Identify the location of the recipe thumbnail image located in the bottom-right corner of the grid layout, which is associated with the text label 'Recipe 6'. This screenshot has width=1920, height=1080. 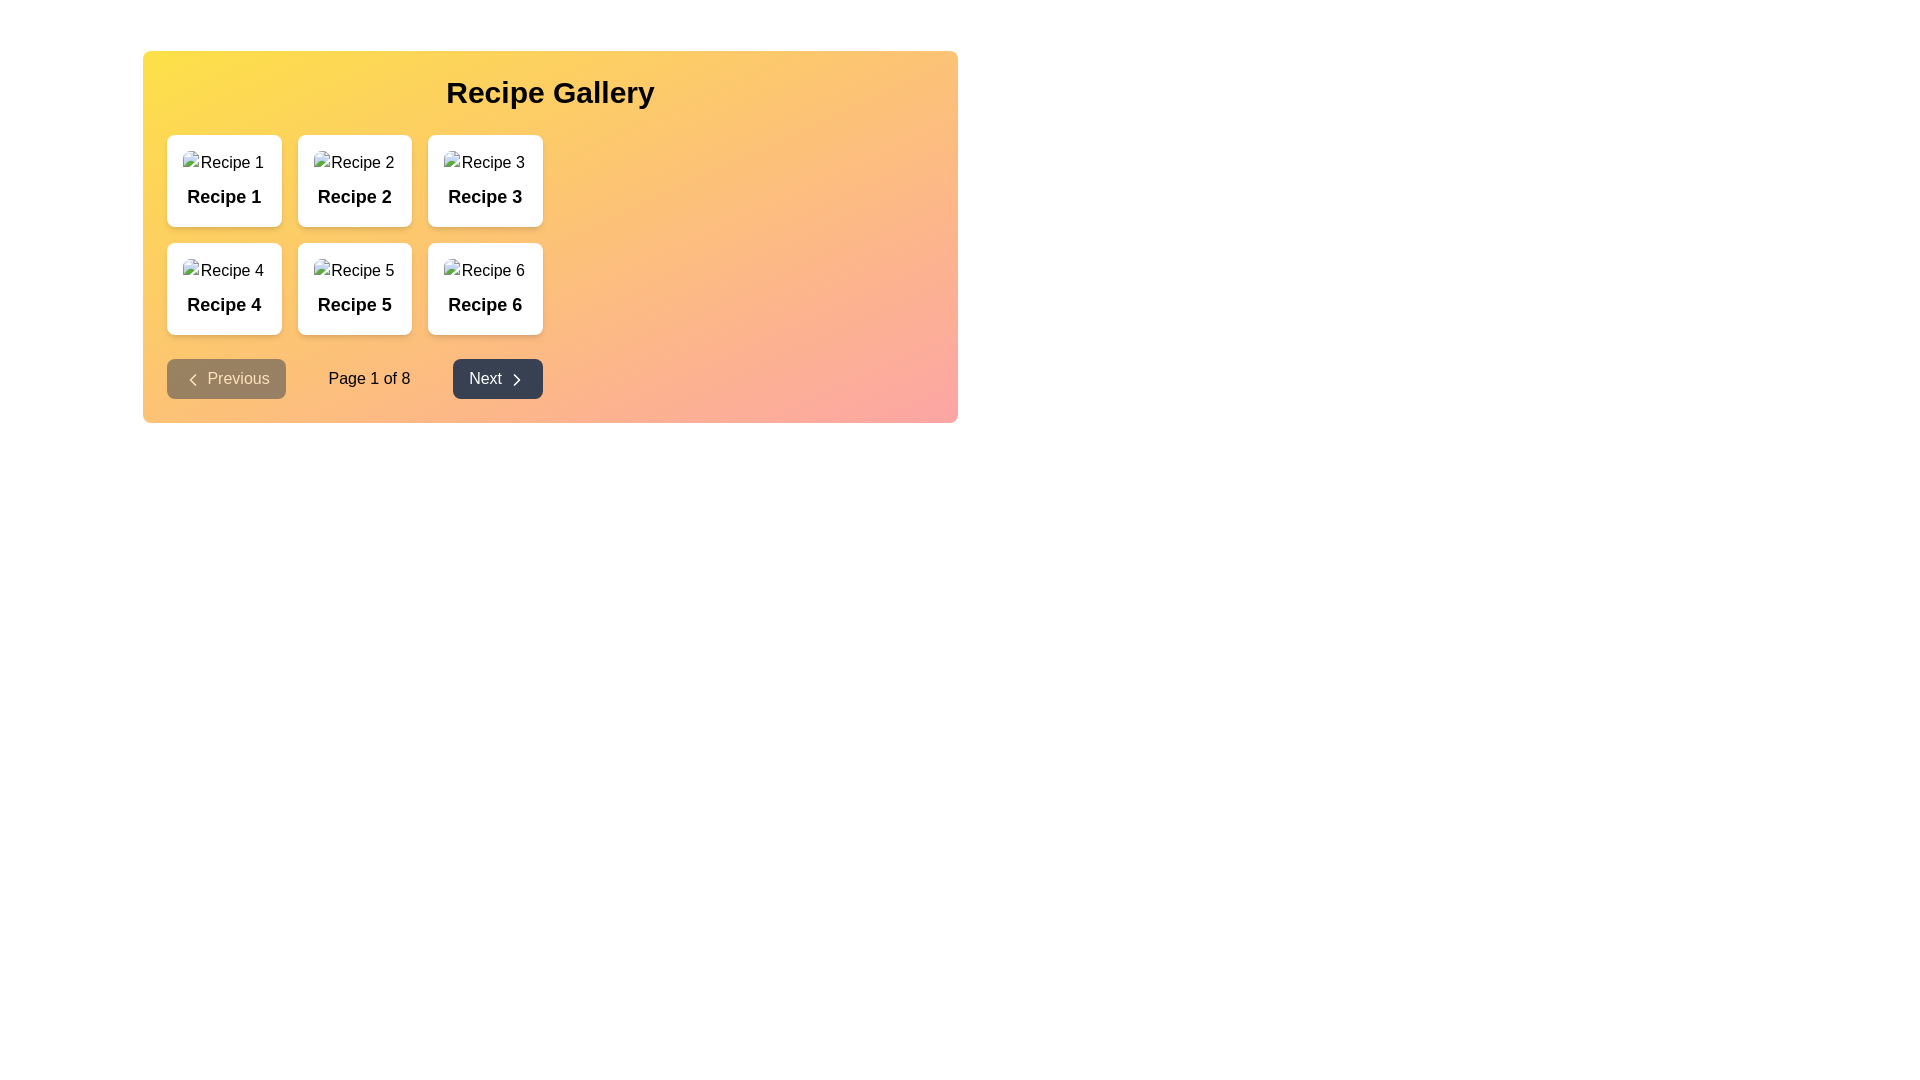
(485, 270).